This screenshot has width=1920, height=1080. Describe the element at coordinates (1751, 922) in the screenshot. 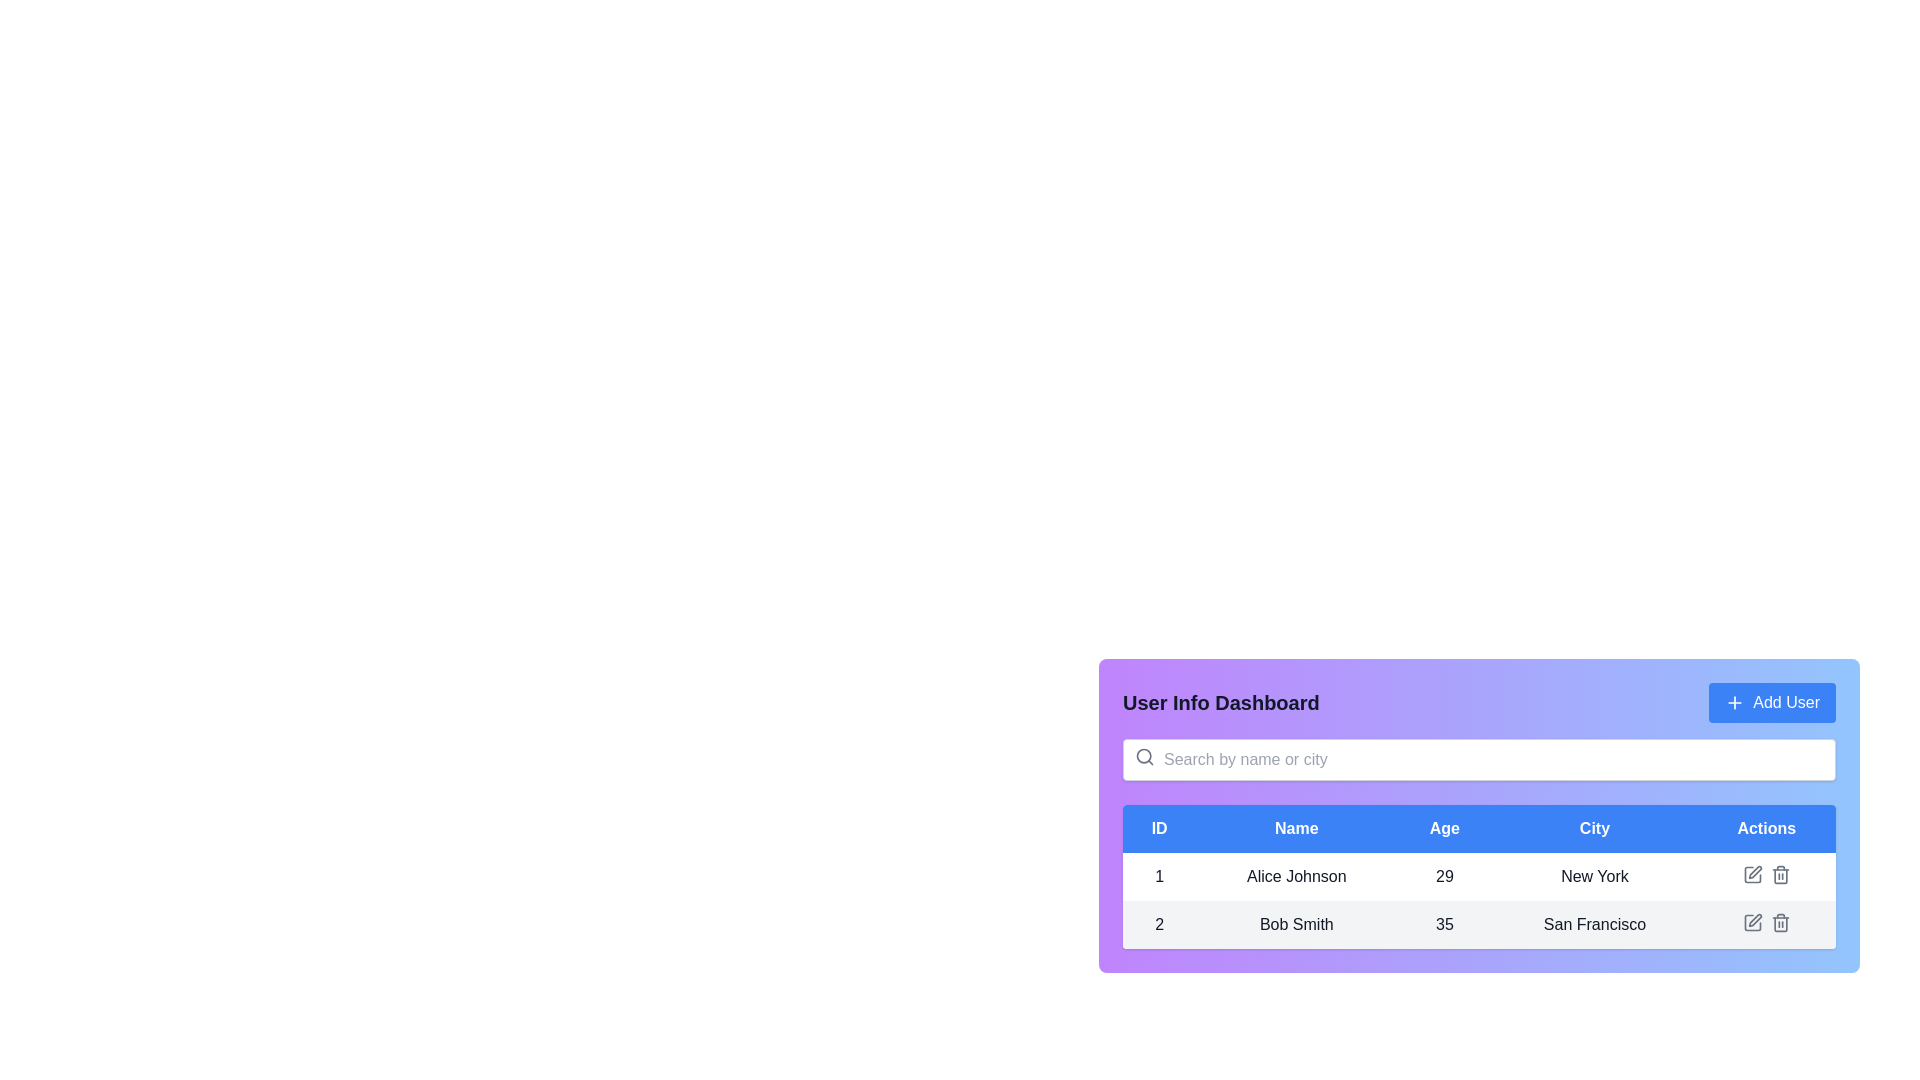

I see `the edit icon in the Actions column of the second row of the user table` at that location.